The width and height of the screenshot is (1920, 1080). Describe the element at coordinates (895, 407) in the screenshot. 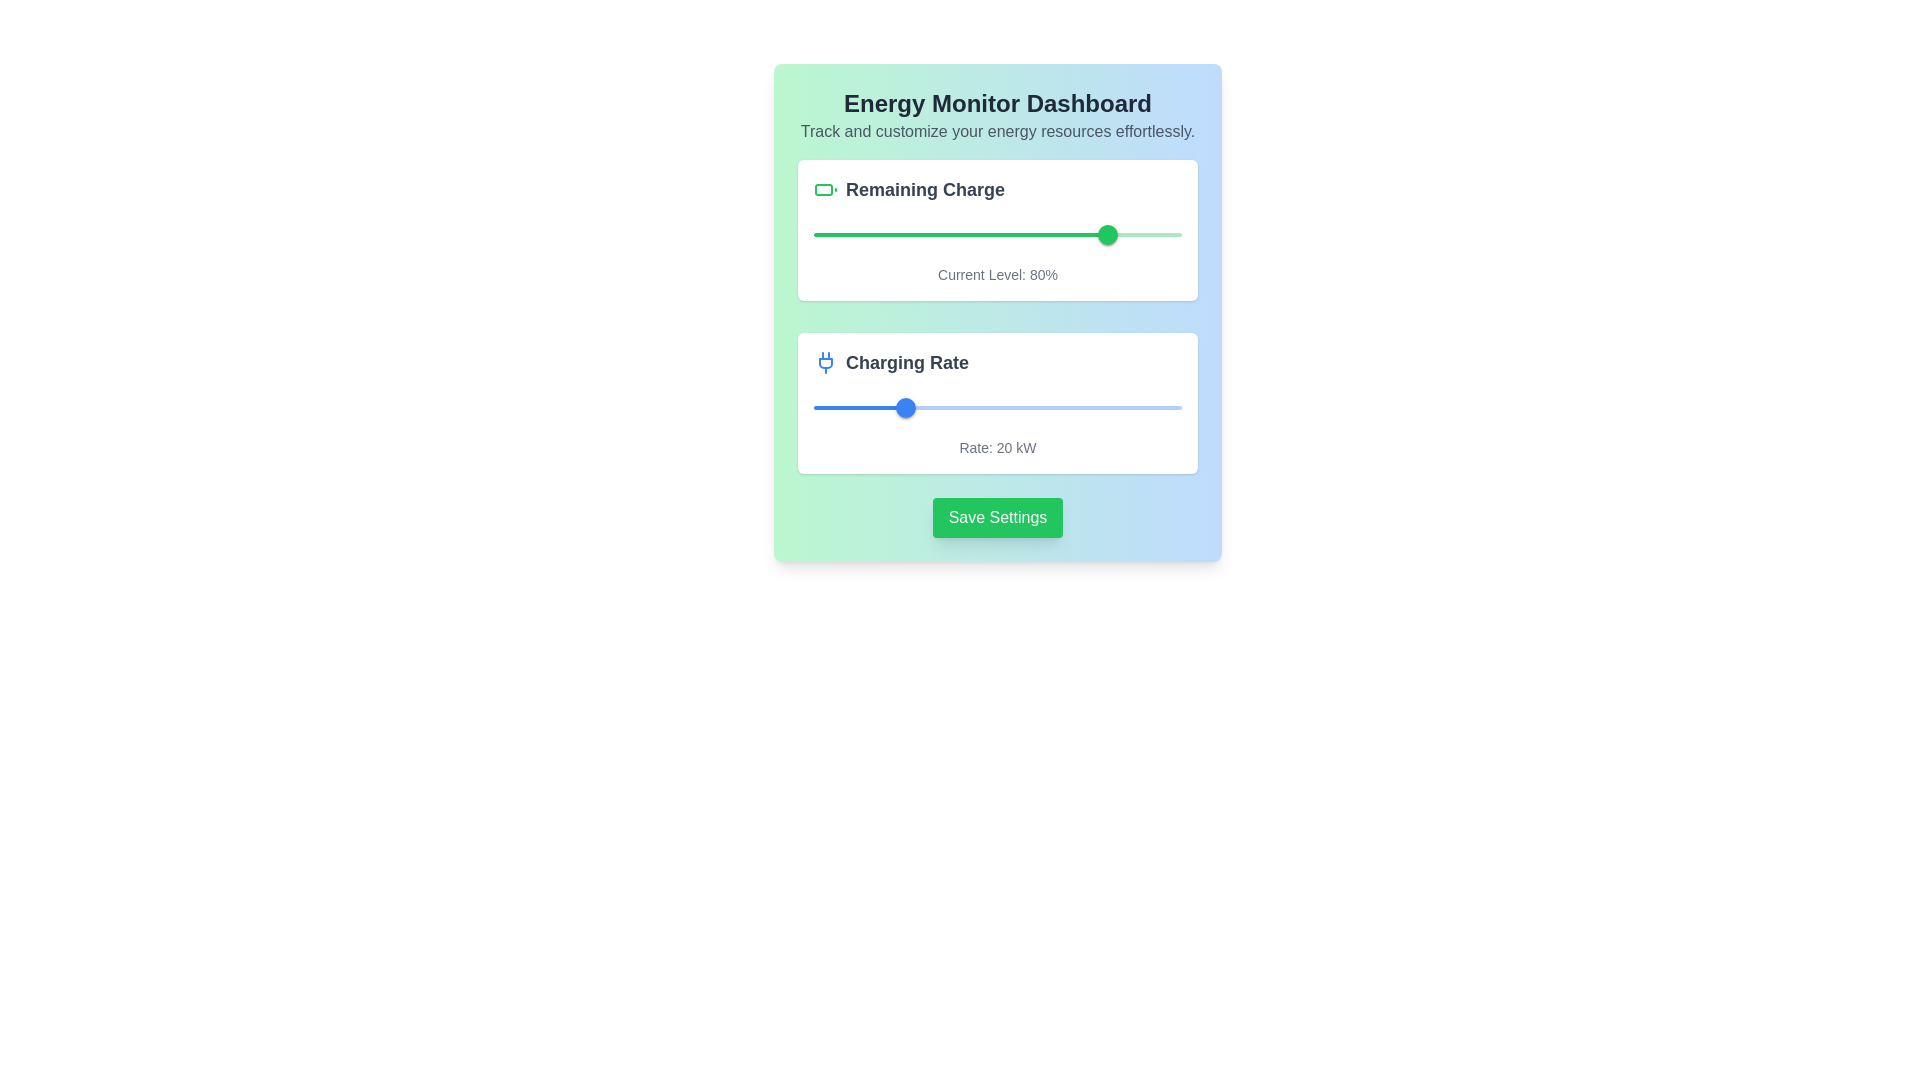

I see `the charging rate` at that location.